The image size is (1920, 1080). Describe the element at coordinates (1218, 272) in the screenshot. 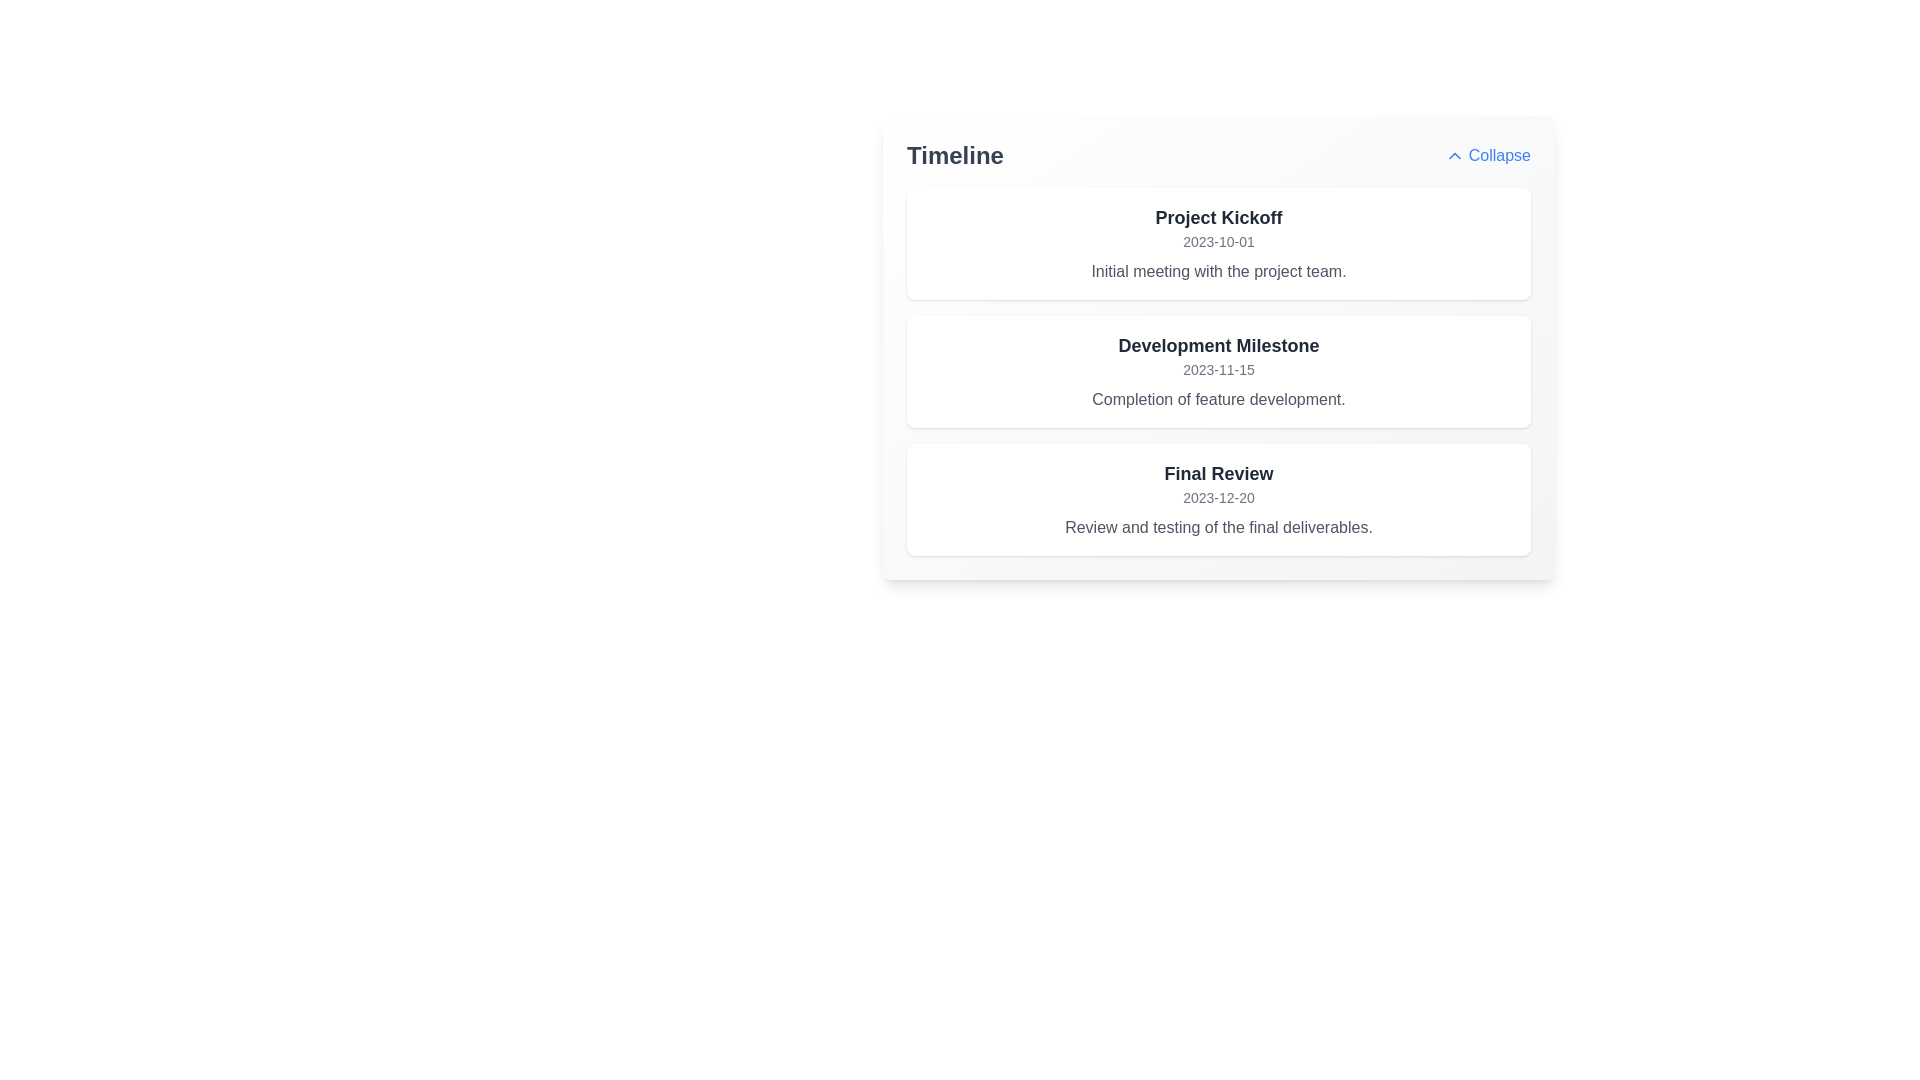

I see `text label displaying 'Initial meeting with the project team.' located in the third line of the 'Project Kickoff' card` at that location.